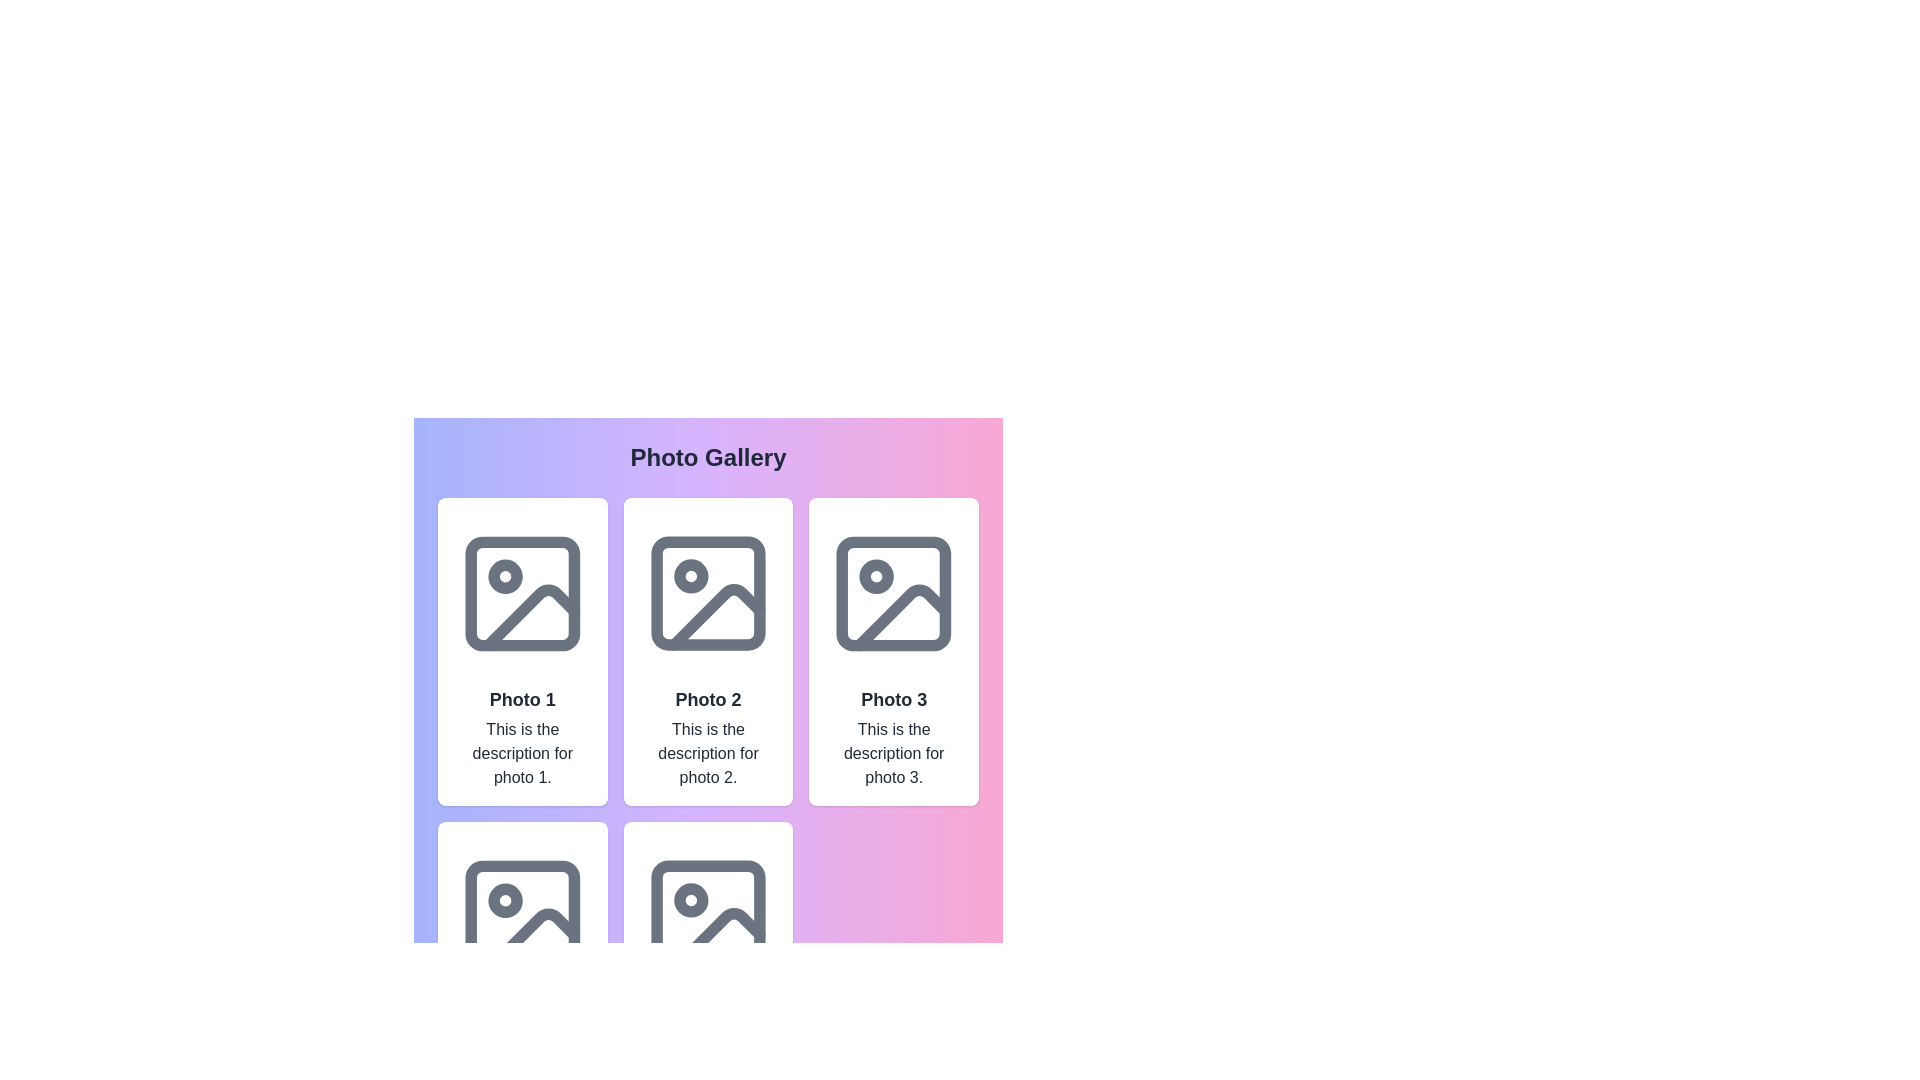 The image size is (1920, 1080). What do you see at coordinates (893, 698) in the screenshot?
I see `the static text label that displays 'Photo 3', which is styled in bold and large font, located beneath the image and above the description text within its card` at bounding box center [893, 698].